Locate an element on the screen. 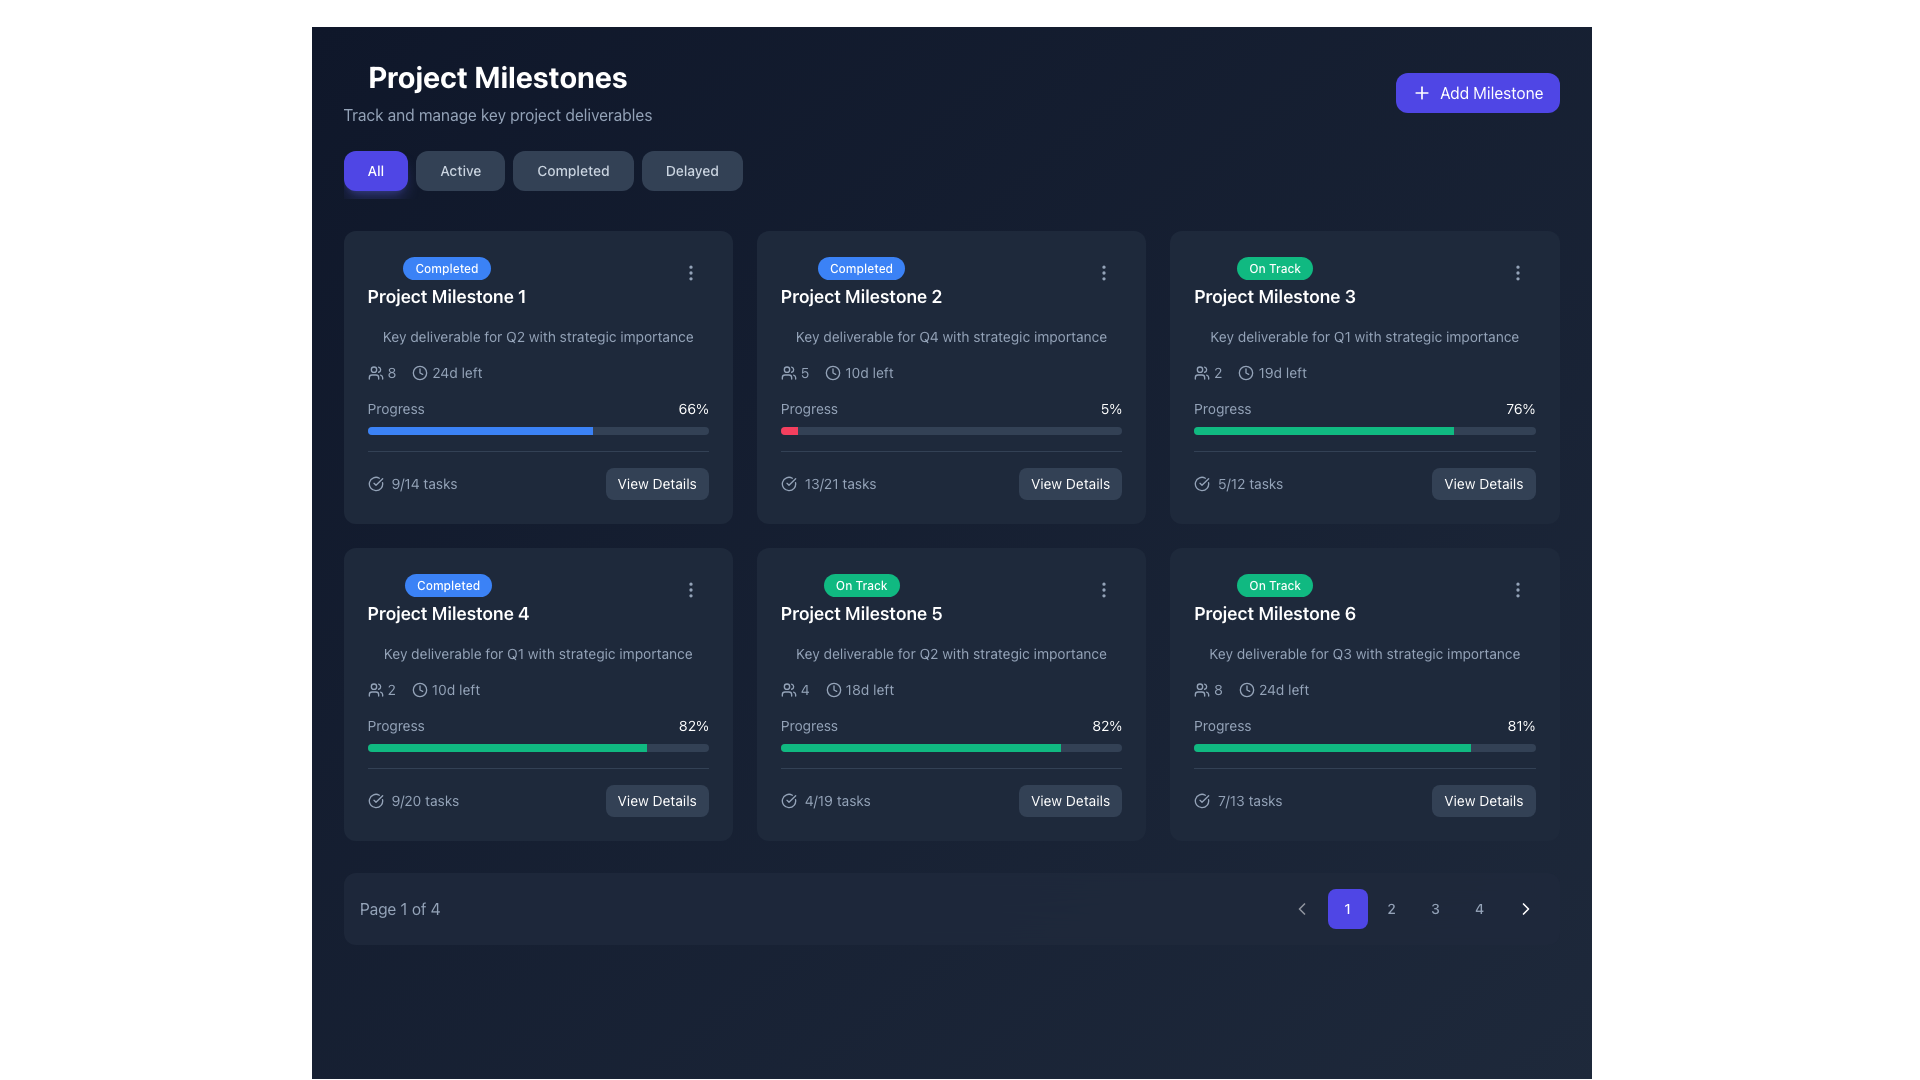  the Progress bar that visually represents the completion percentage of a task, located in the 'Project Milestone 1' card, directly below the text 'Progress 66%' is located at coordinates (538, 430).